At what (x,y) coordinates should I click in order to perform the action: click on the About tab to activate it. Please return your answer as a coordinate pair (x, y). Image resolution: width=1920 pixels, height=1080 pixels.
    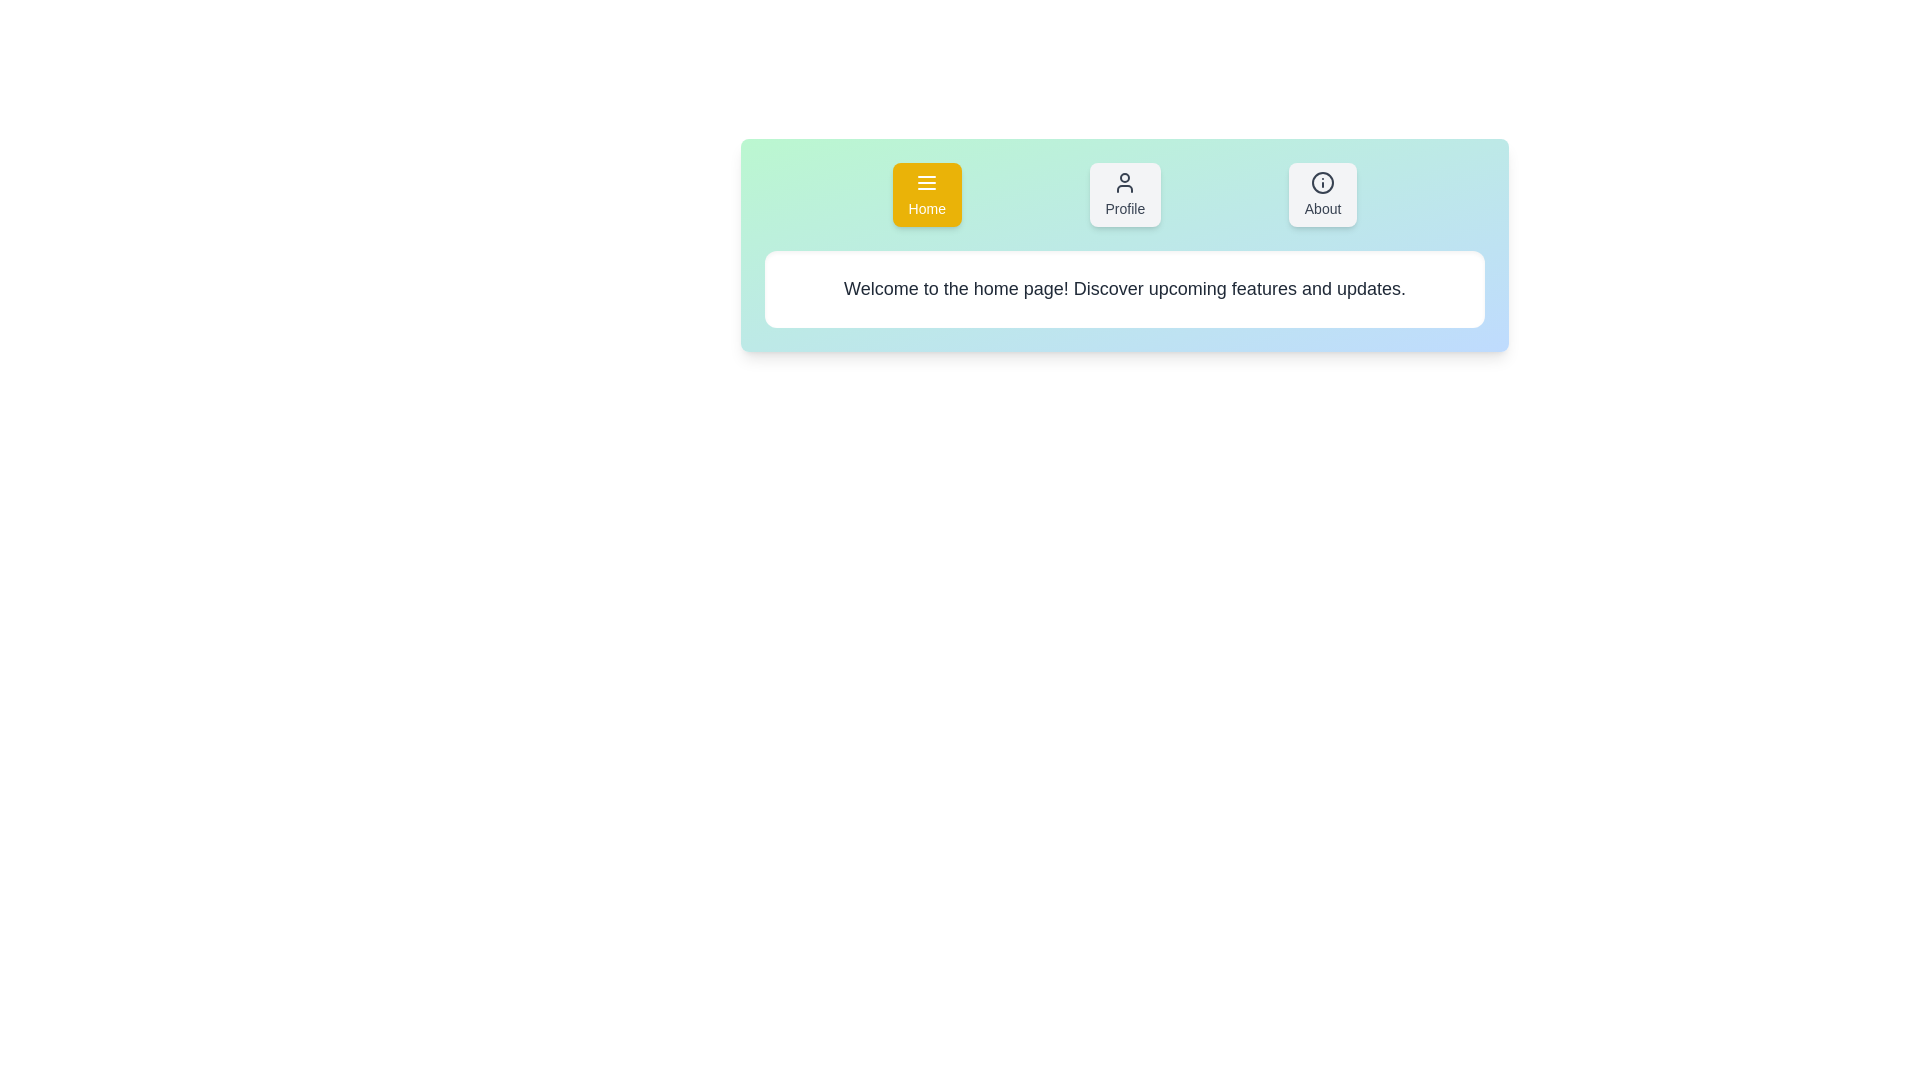
    Looking at the image, I should click on (1323, 195).